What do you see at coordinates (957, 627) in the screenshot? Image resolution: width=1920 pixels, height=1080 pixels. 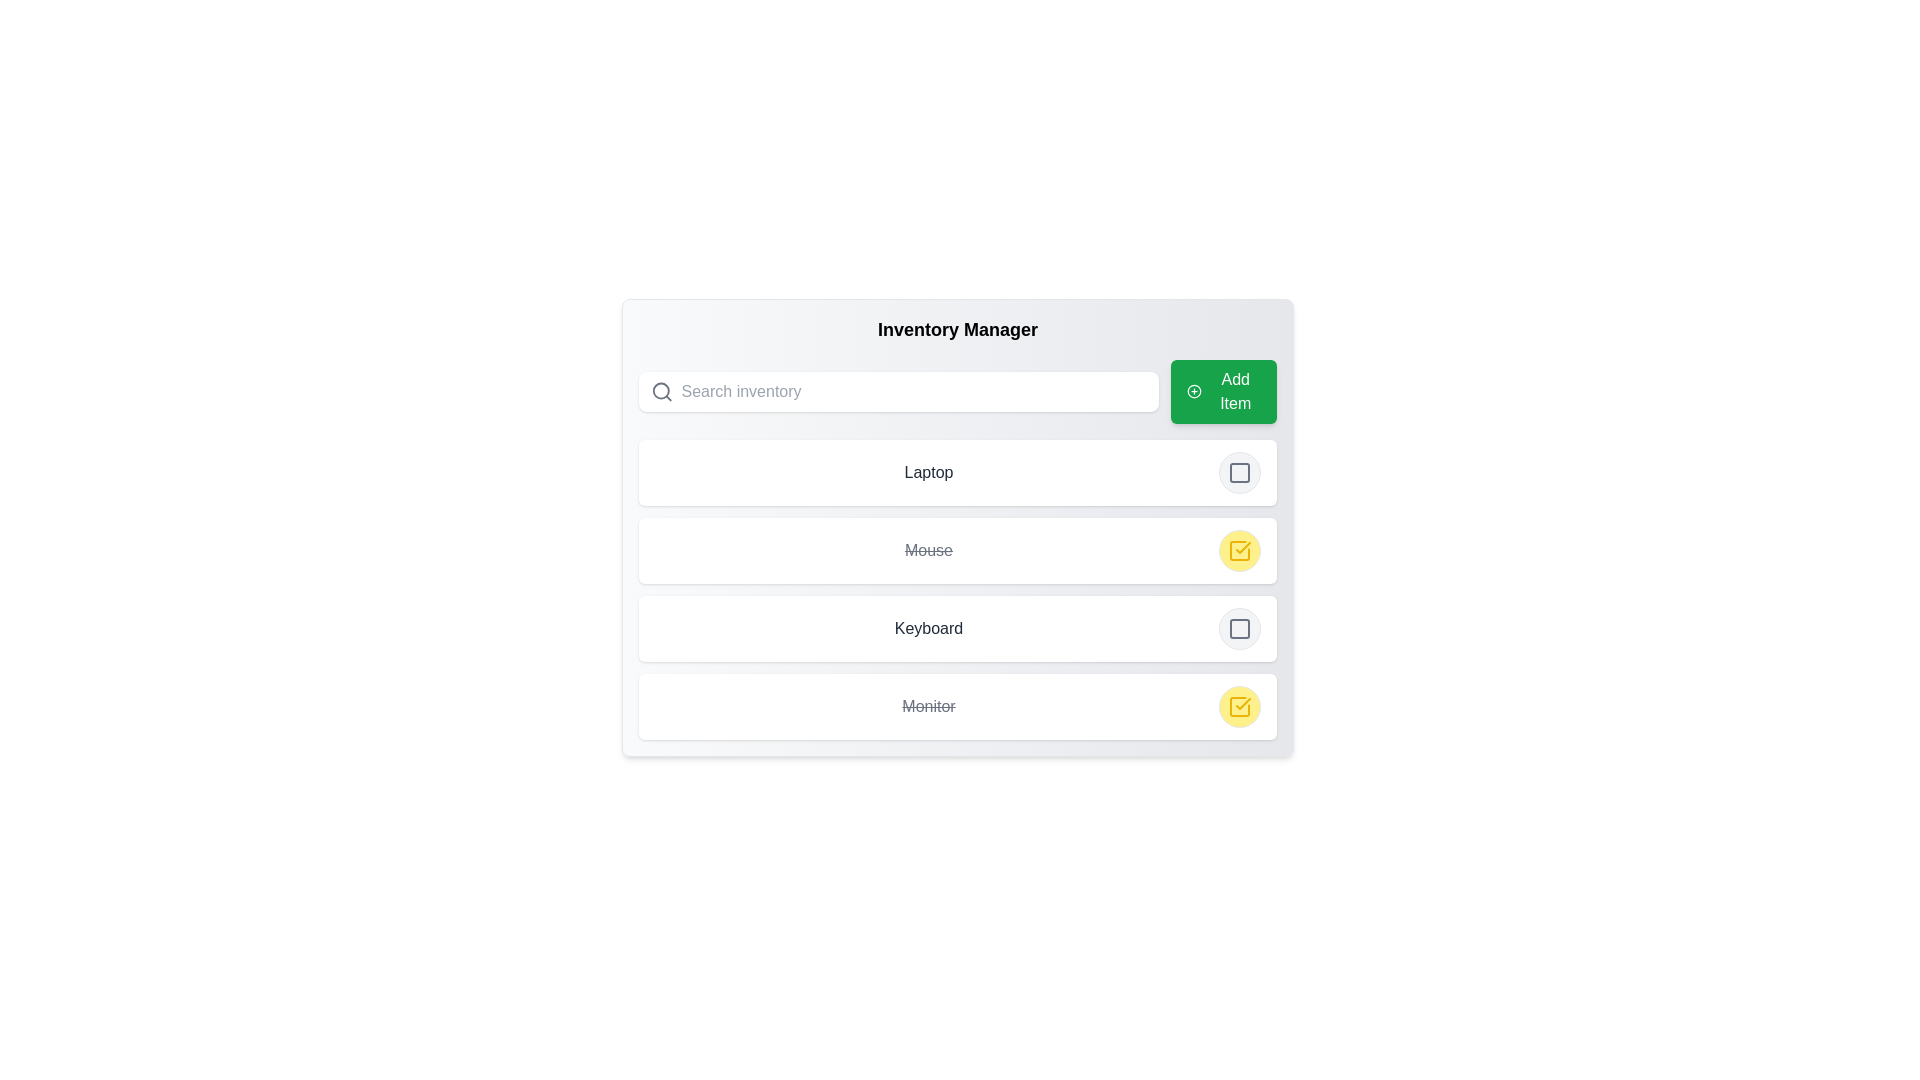 I see `label 'Keyboard' from the third card in a vertically aligned list of cards, which has a white background and a checkbox on the right` at bounding box center [957, 627].